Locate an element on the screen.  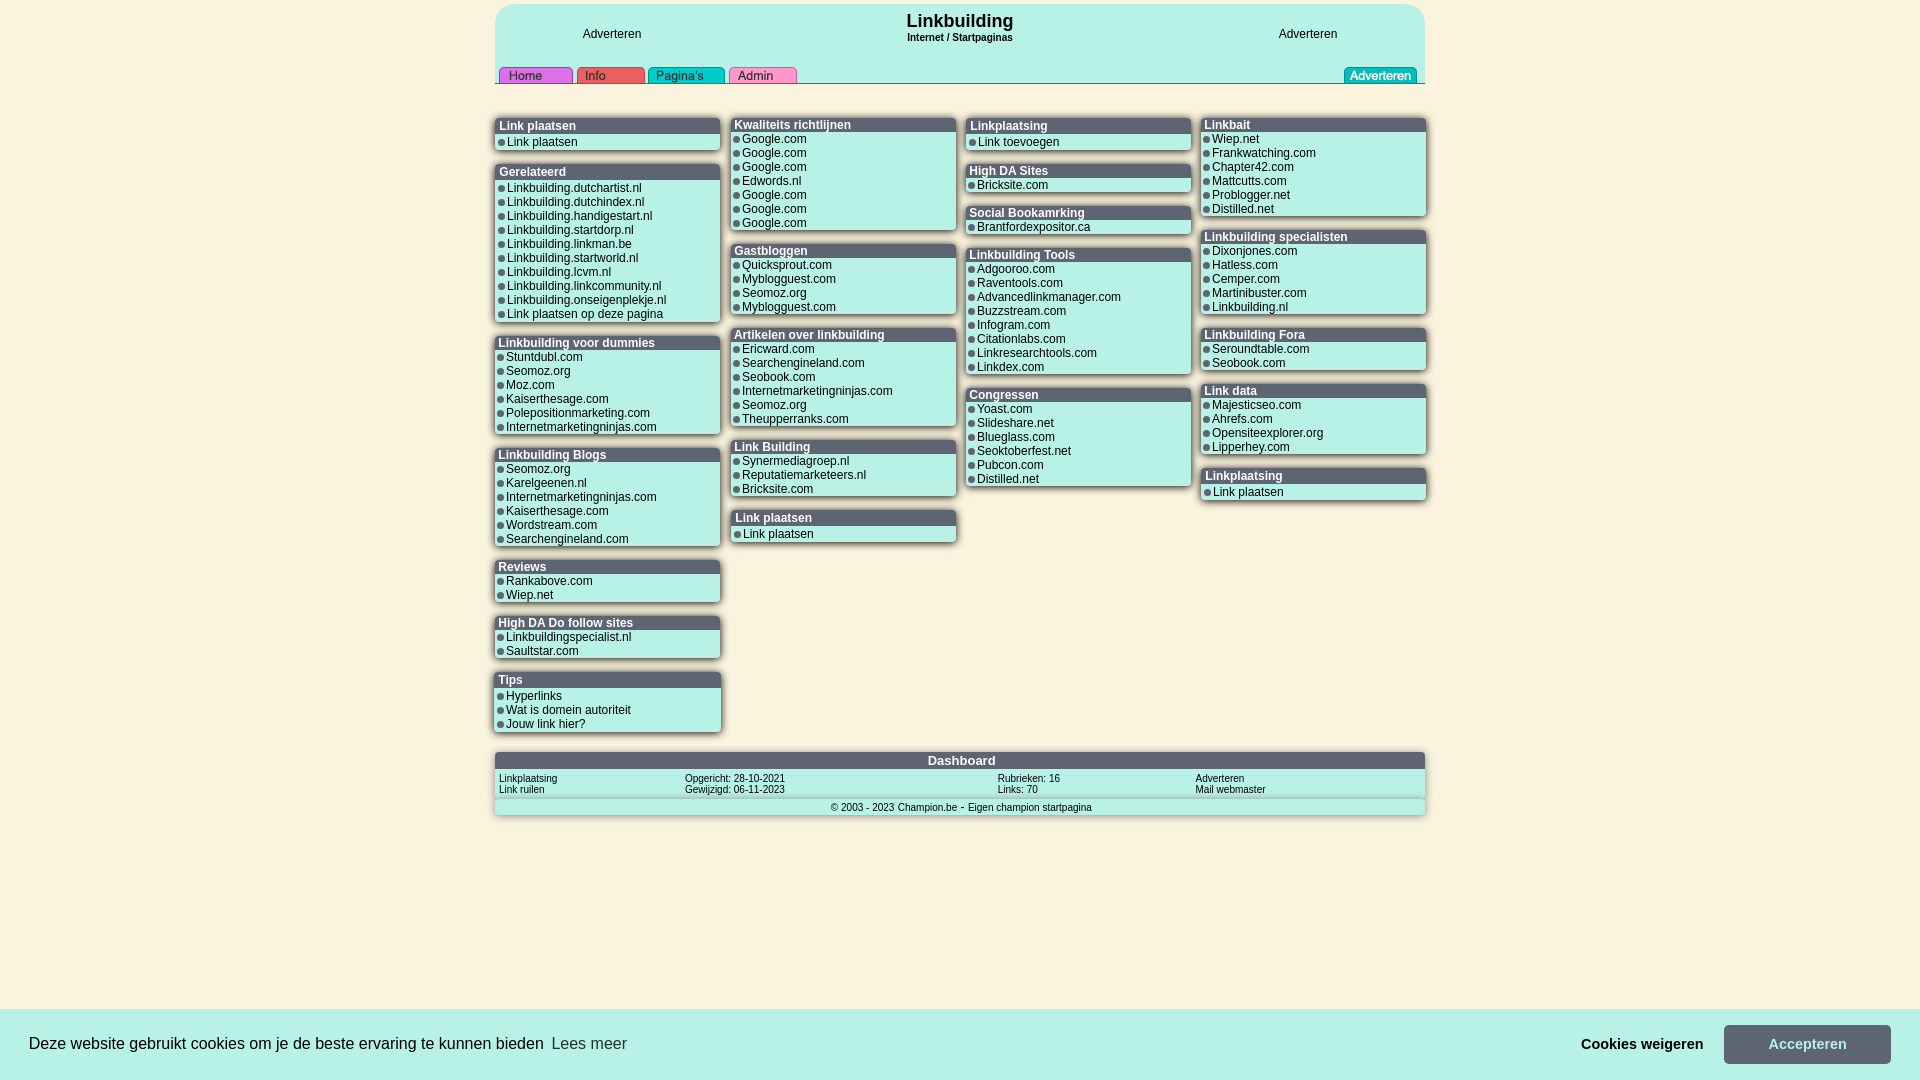
'Opensiteexplorer.org' is located at coordinates (1266, 431).